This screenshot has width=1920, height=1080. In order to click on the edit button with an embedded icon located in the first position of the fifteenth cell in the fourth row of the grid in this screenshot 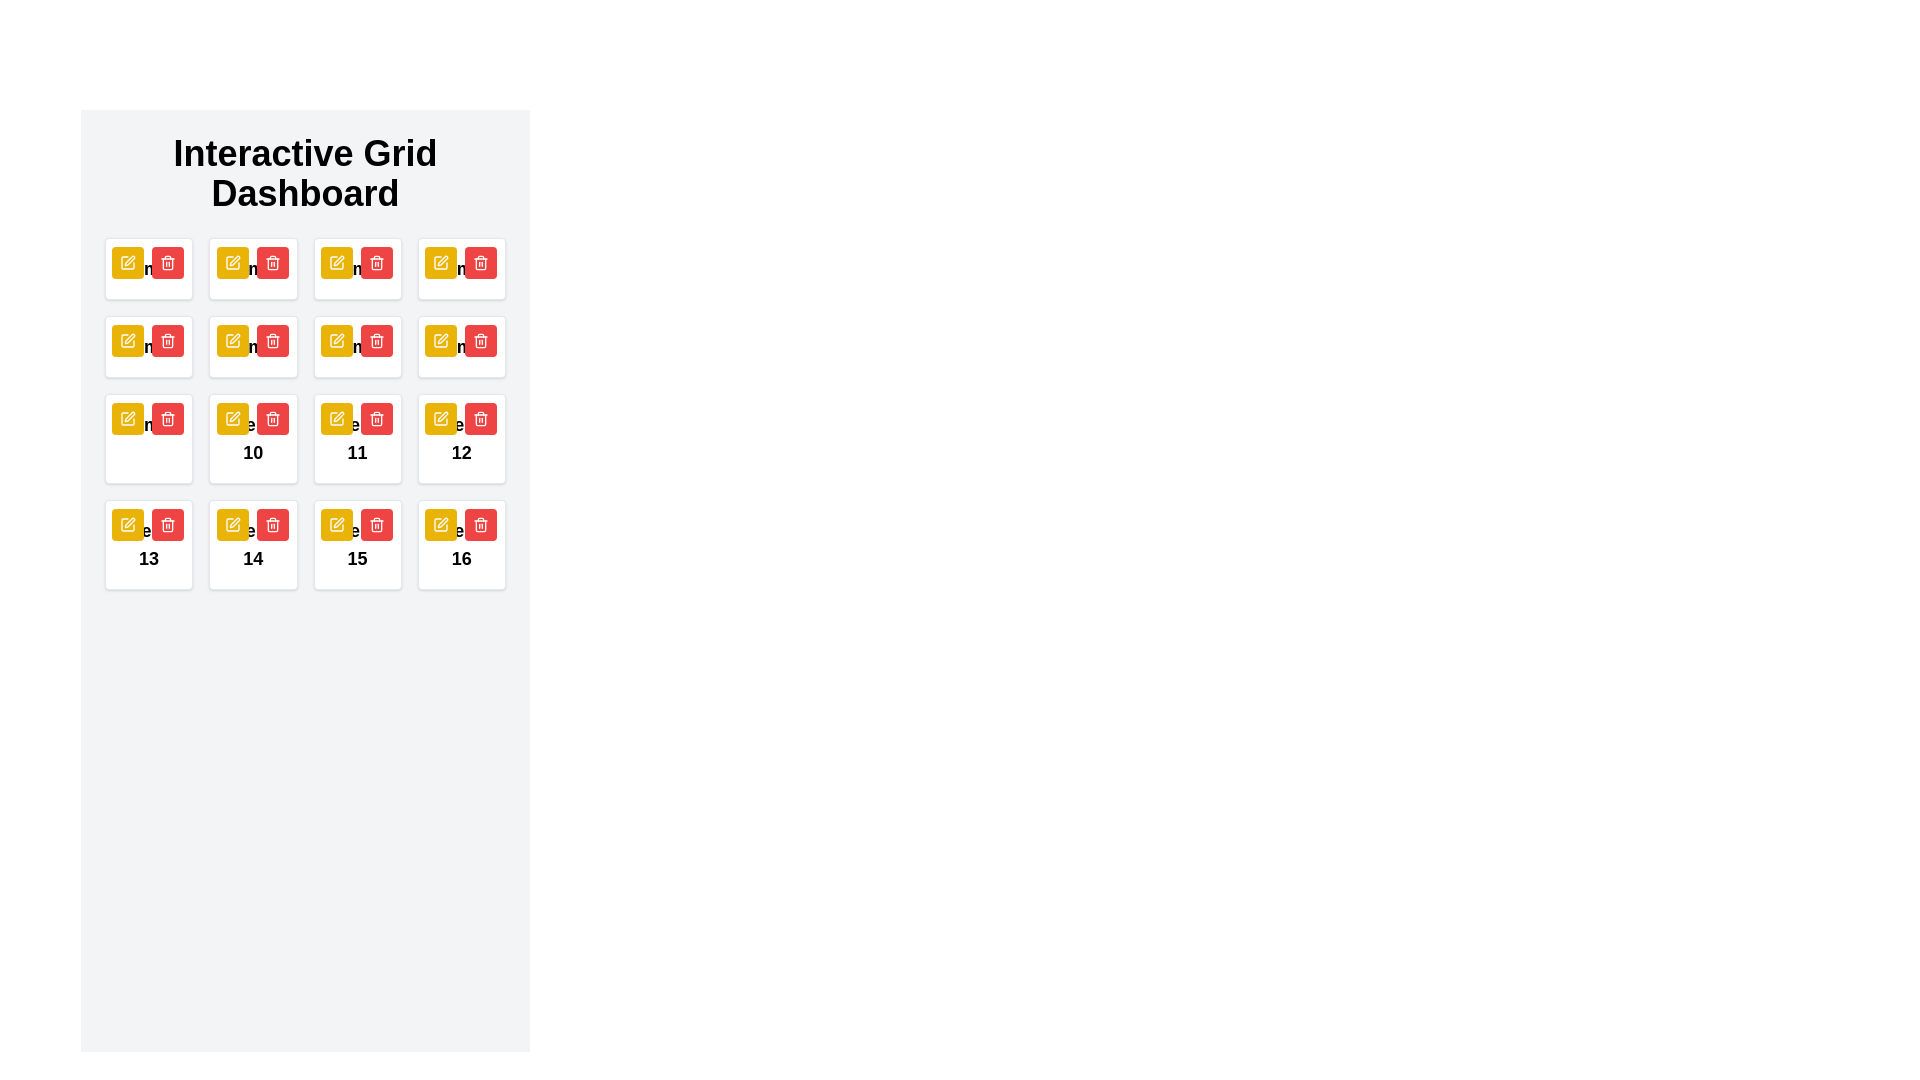, I will do `click(336, 523)`.